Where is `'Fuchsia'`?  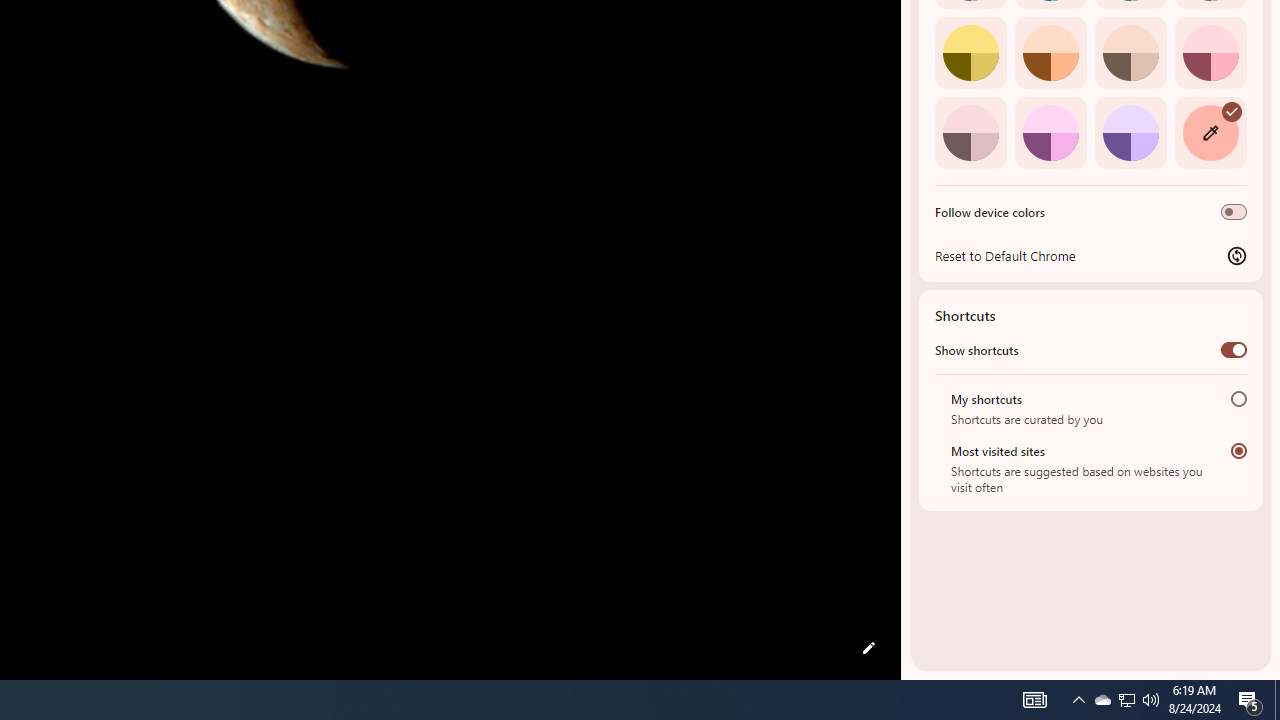
'Fuchsia' is located at coordinates (1049, 132).